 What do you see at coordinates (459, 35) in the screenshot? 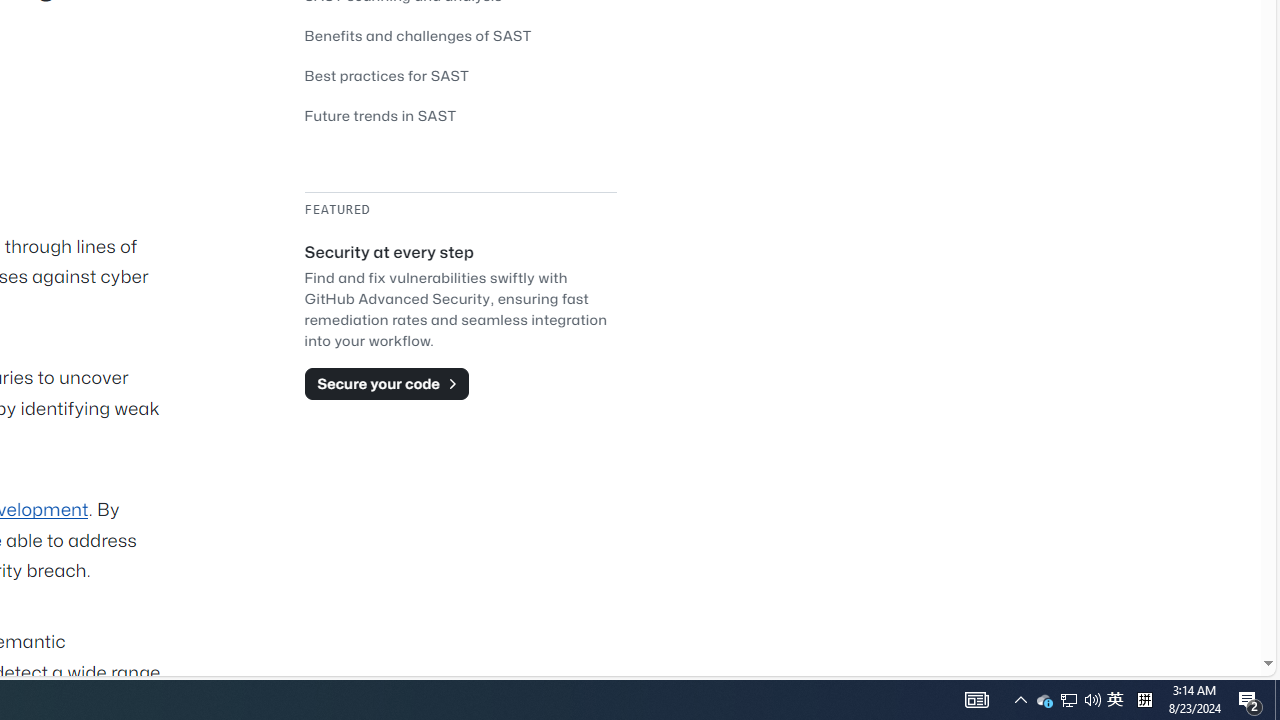
I see `'Benefits and challenges of SAST'` at bounding box center [459, 35].